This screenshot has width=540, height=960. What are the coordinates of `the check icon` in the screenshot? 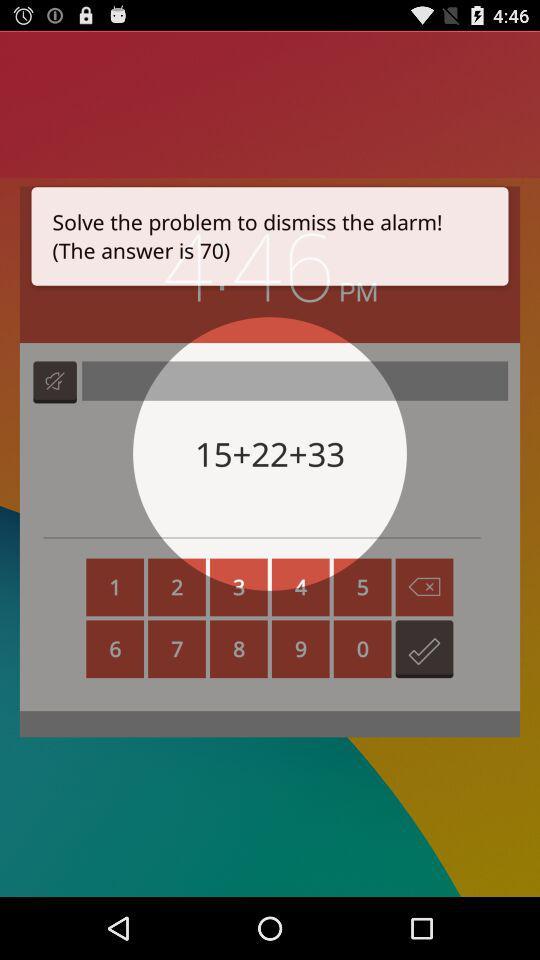 It's located at (423, 694).